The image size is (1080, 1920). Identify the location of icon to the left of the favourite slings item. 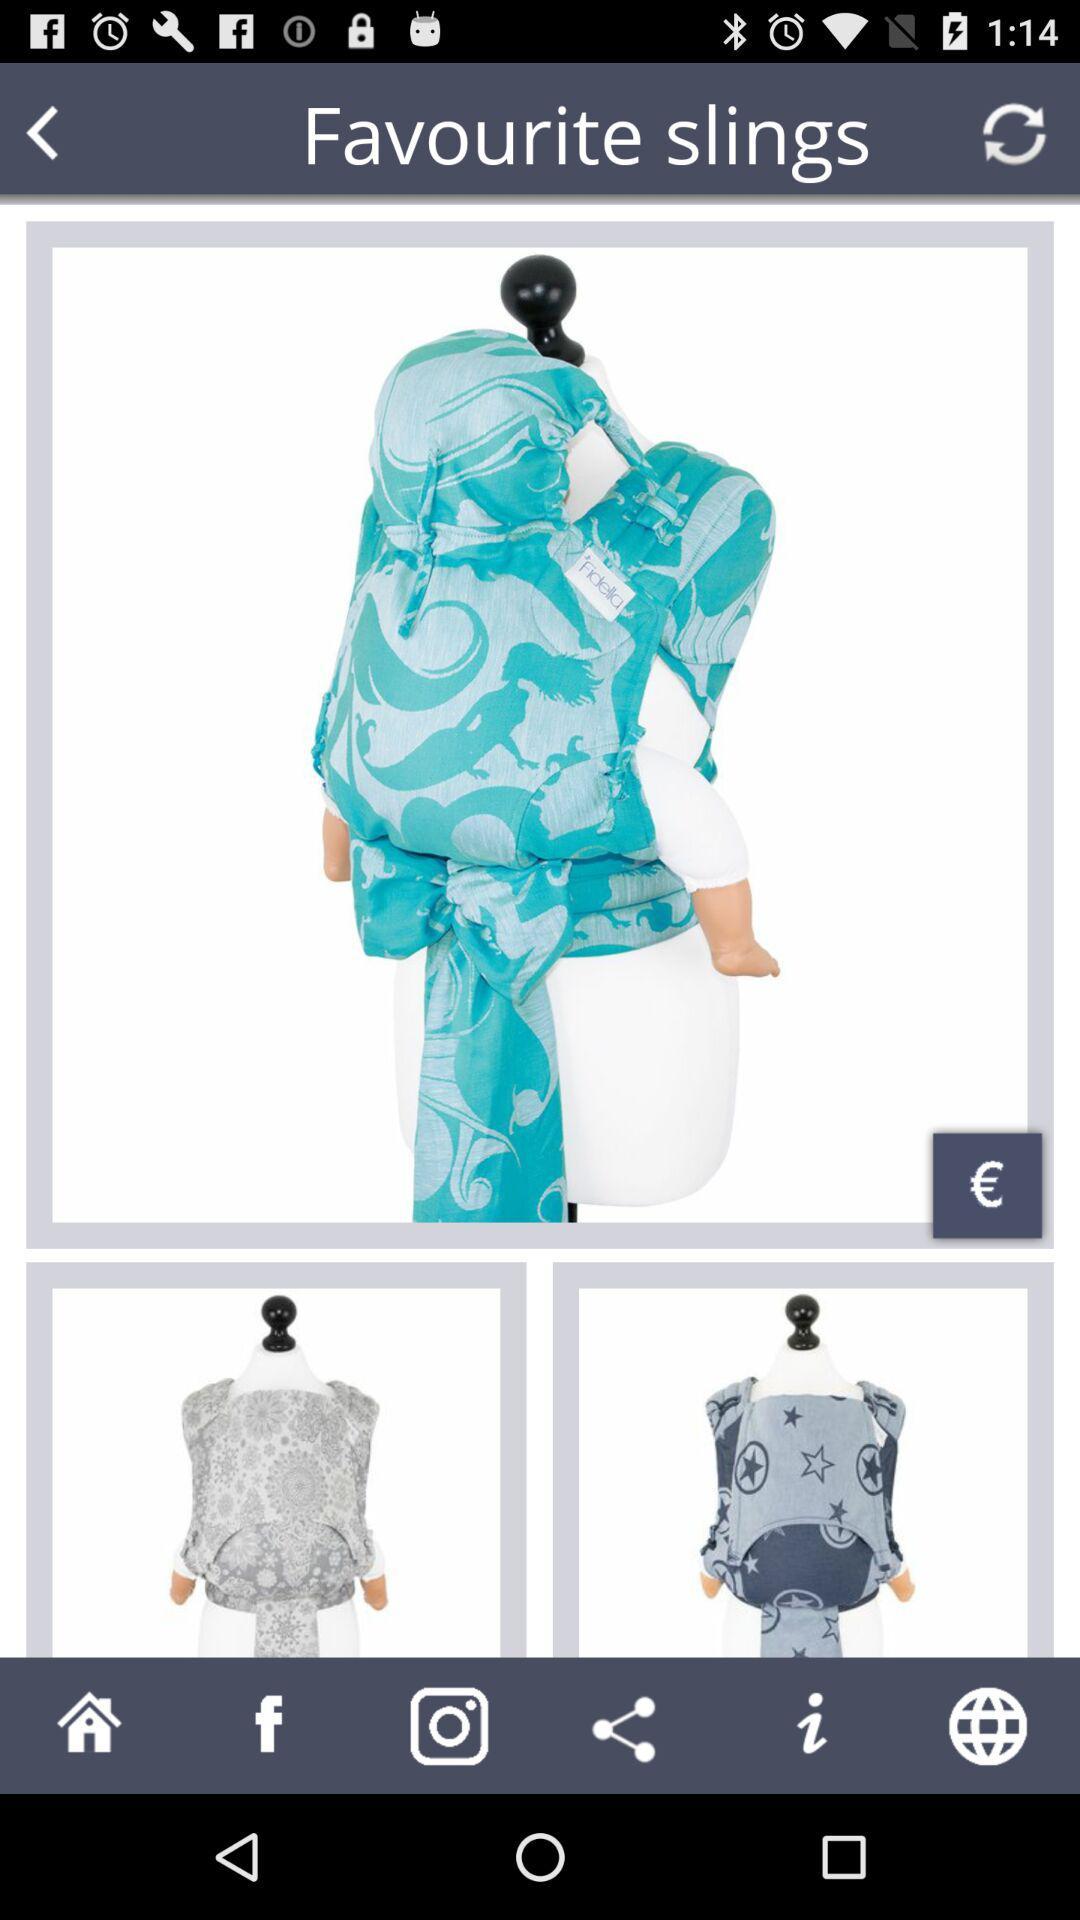
(80, 132).